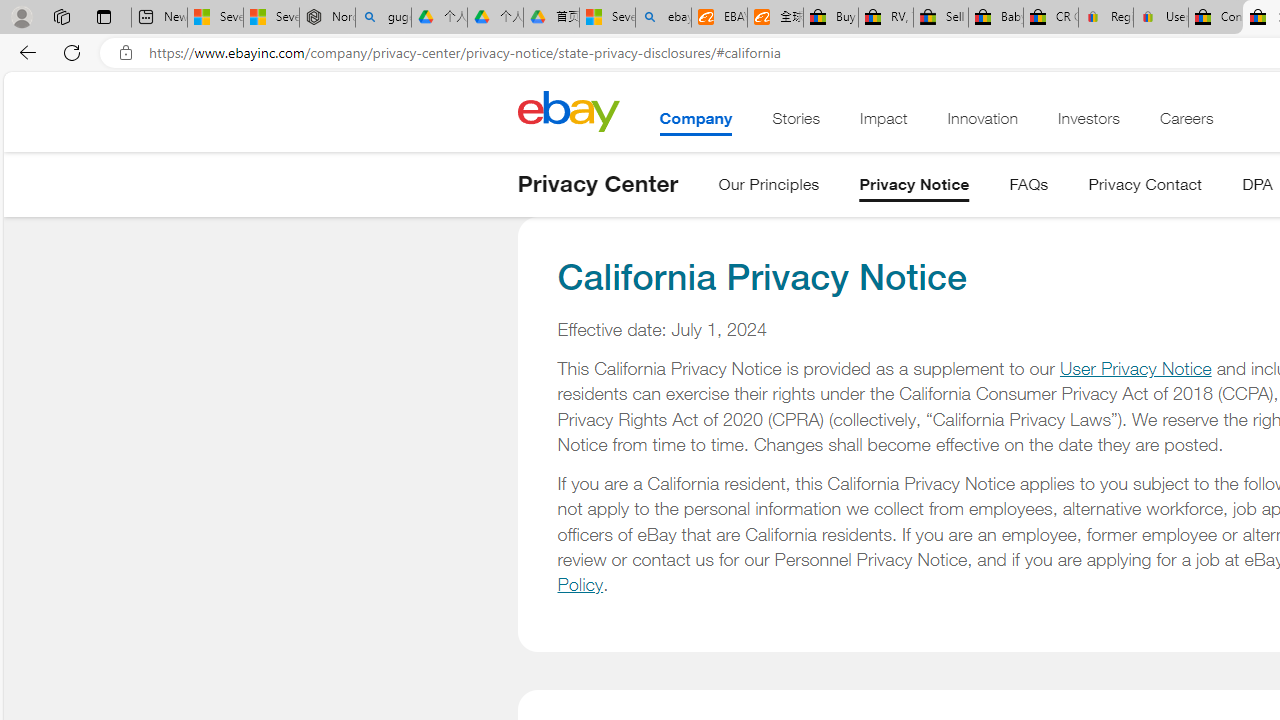 This screenshot has width=1280, height=720. Describe the element at coordinates (1135, 368) in the screenshot. I see `'User Privacy Notice'` at that location.